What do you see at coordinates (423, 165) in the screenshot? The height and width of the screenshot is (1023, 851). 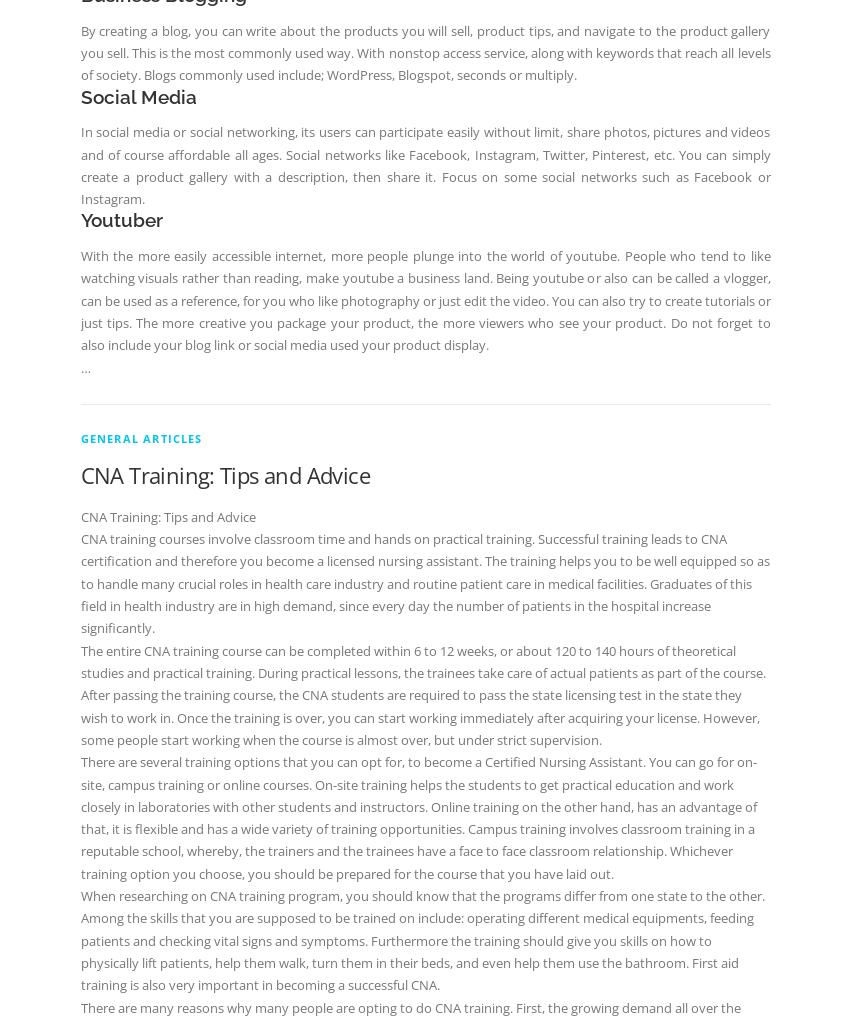 I see `'In social media or social networking, its users can participate easily without limit, share photos, pictures and videos and of course affordable all ages. Social networks like Facebook, Instagram, Twitter, Pinterest, etc. You can simply create a product gallery with a description, then share it. Focus on some social networks such as Facebook or Instagram.'` at bounding box center [423, 165].